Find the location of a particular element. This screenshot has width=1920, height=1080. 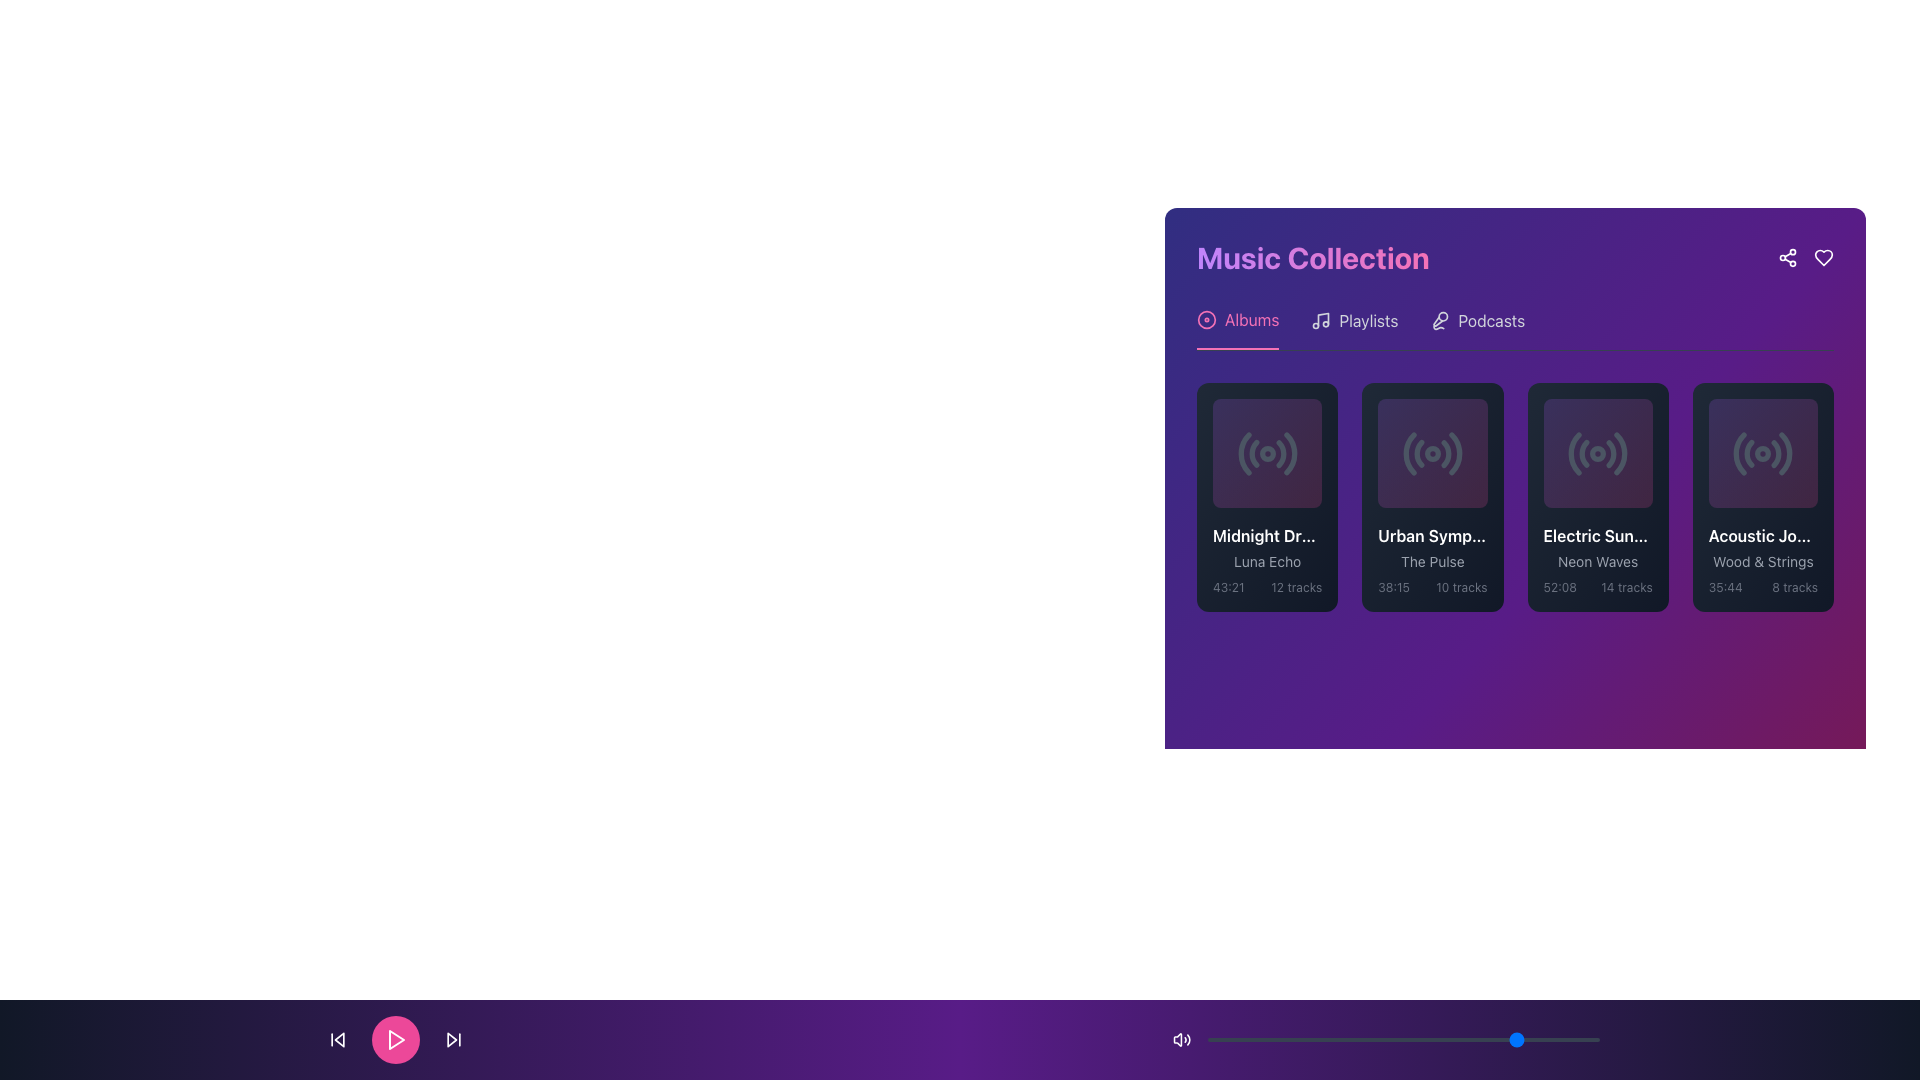

the decorative small circle in the top-right area of the album card's SVG icon, which is the third identifiable element in its hierarchy is located at coordinates (1266, 453).